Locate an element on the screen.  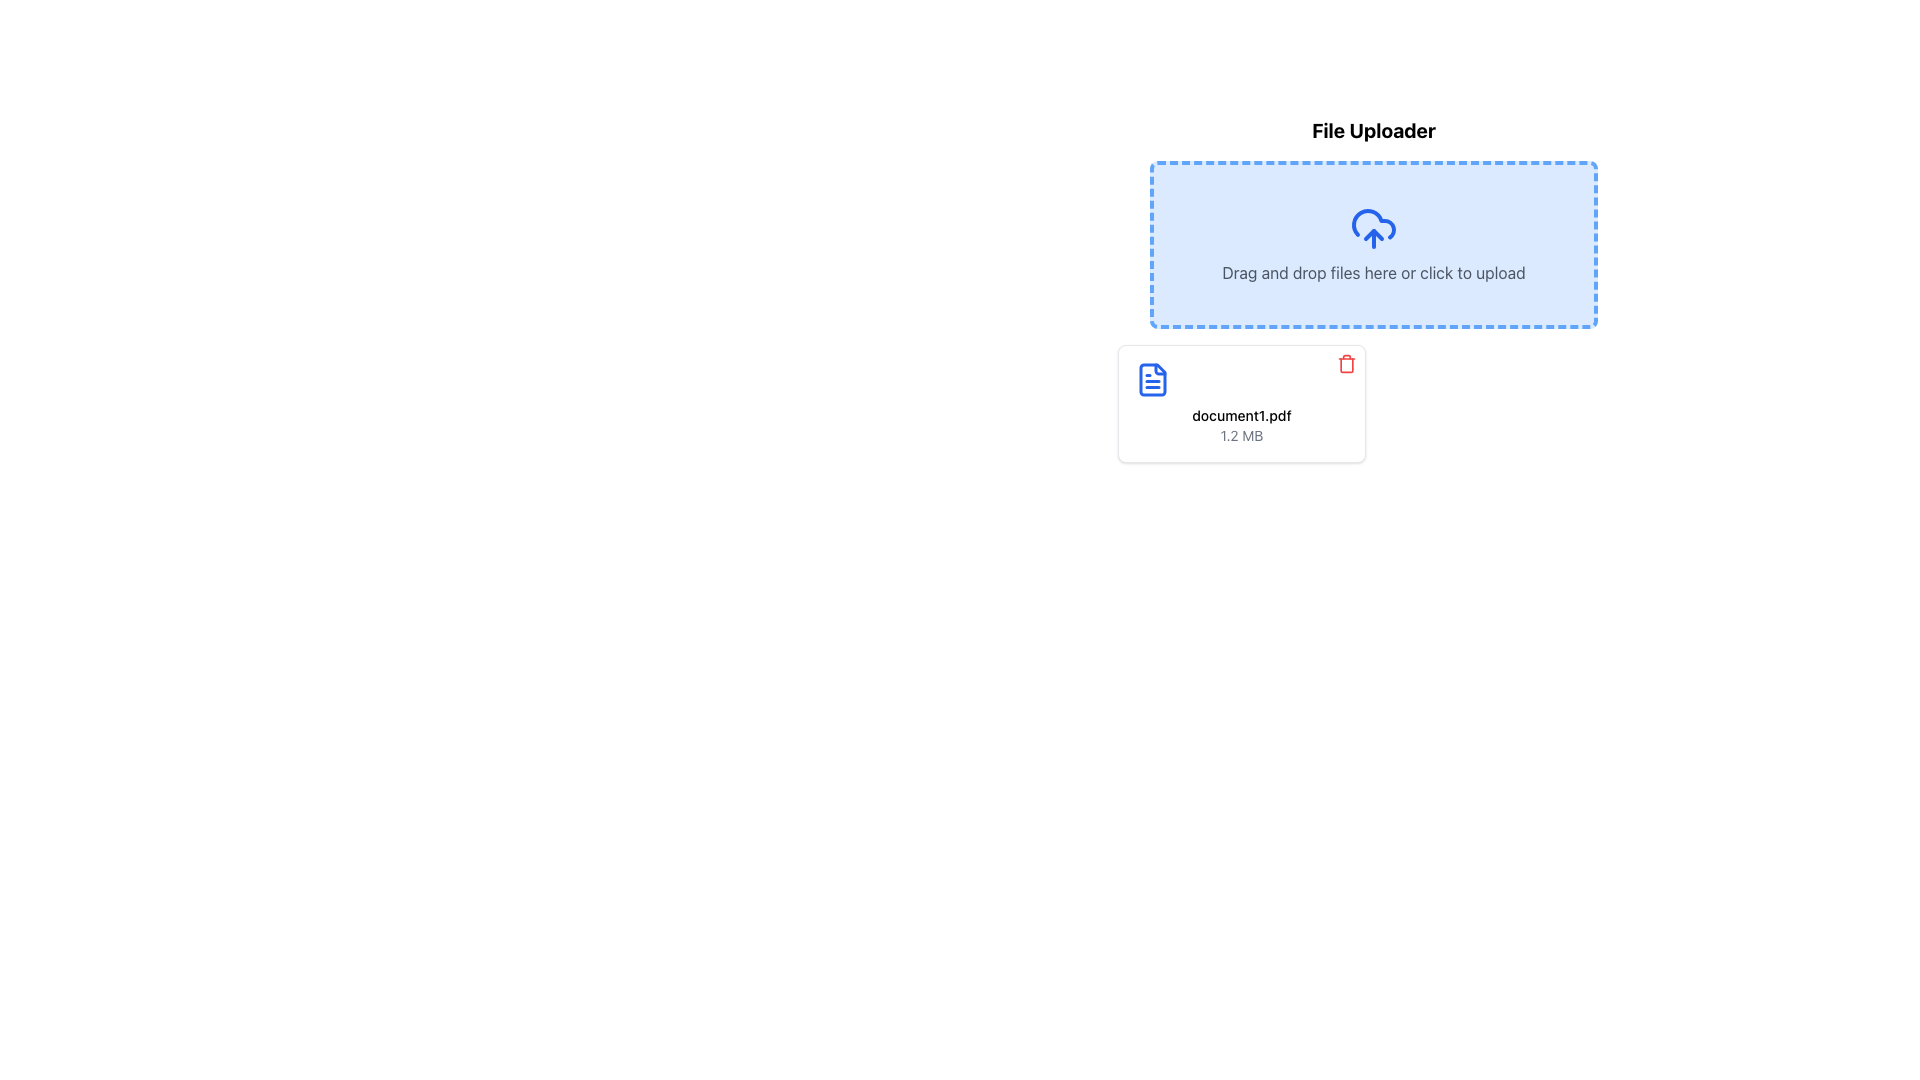
the decorative shape resembling a curved line forming a partial cloud within the cloud upload icon, which features a blue stroke and is part of an interactive file uploader area is located at coordinates (1372, 224).